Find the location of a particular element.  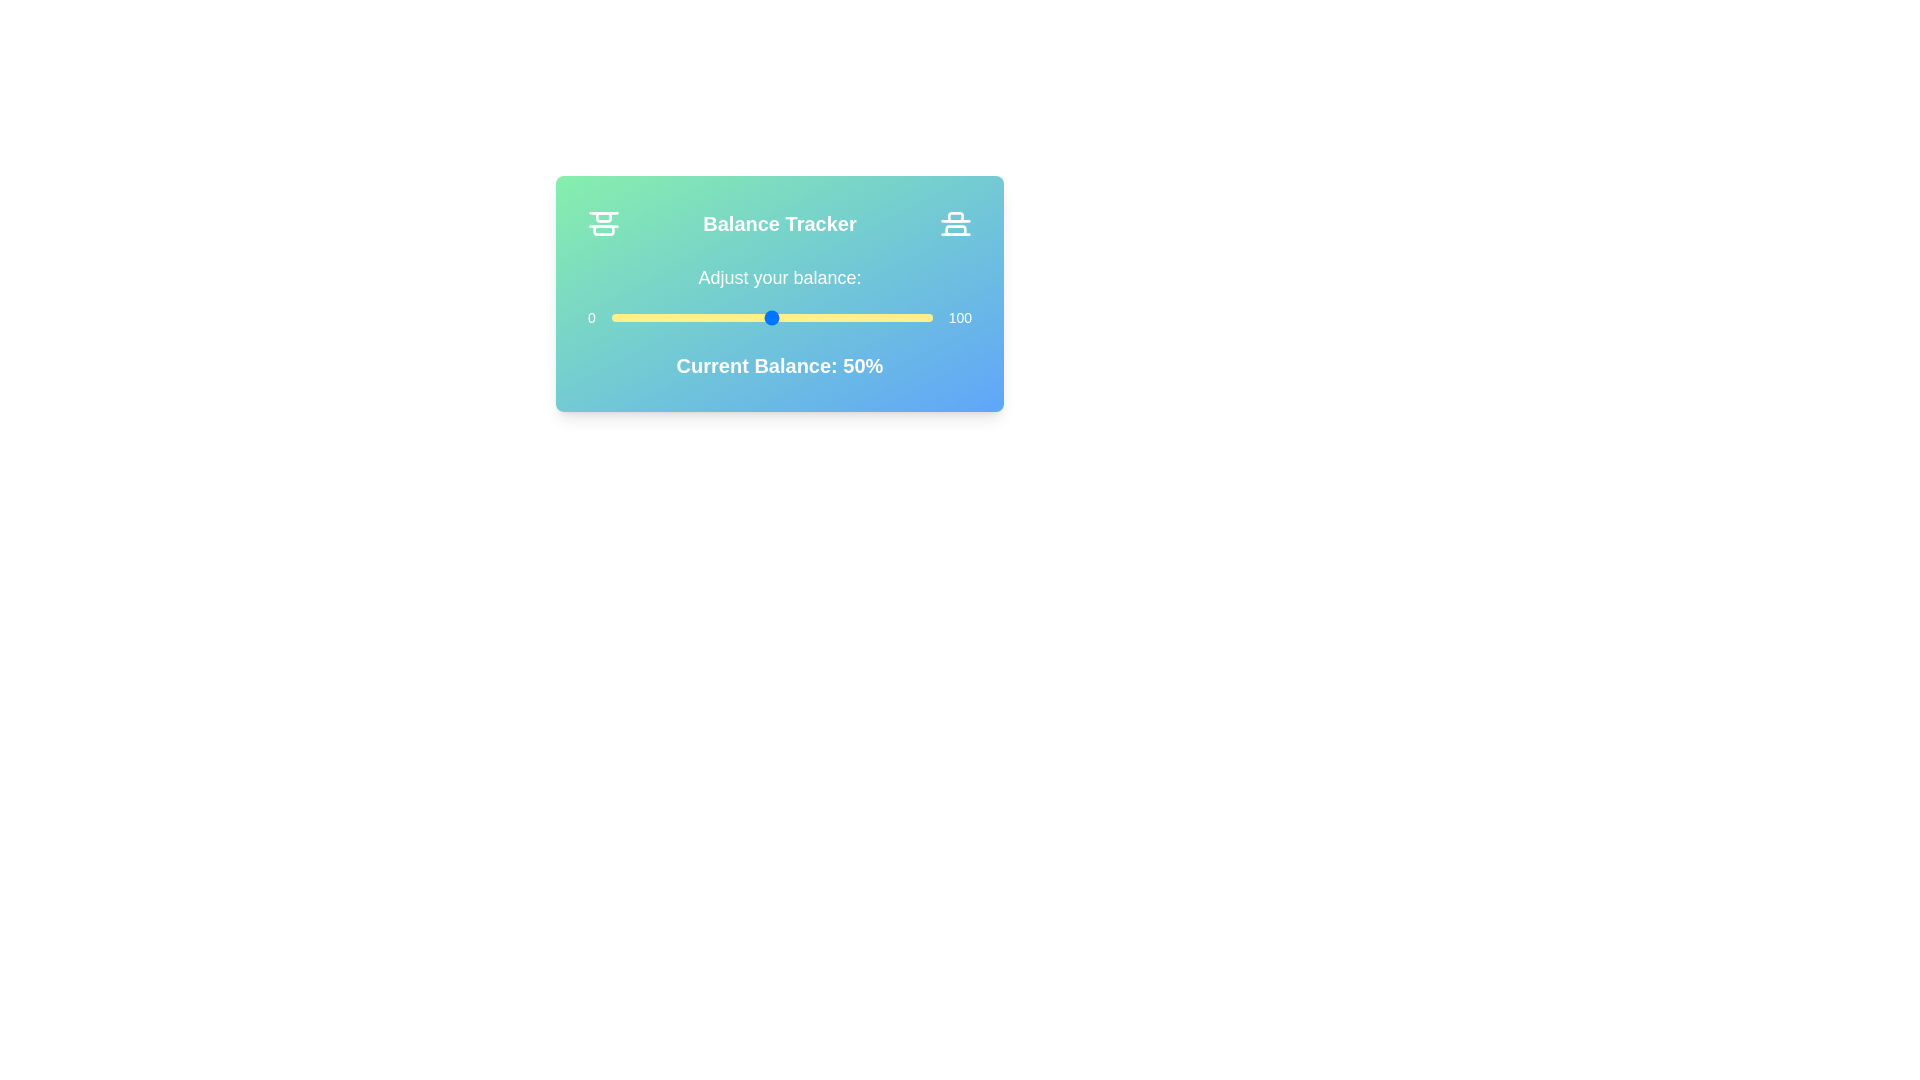

the balance slider to 50 percent is located at coordinates (771, 316).